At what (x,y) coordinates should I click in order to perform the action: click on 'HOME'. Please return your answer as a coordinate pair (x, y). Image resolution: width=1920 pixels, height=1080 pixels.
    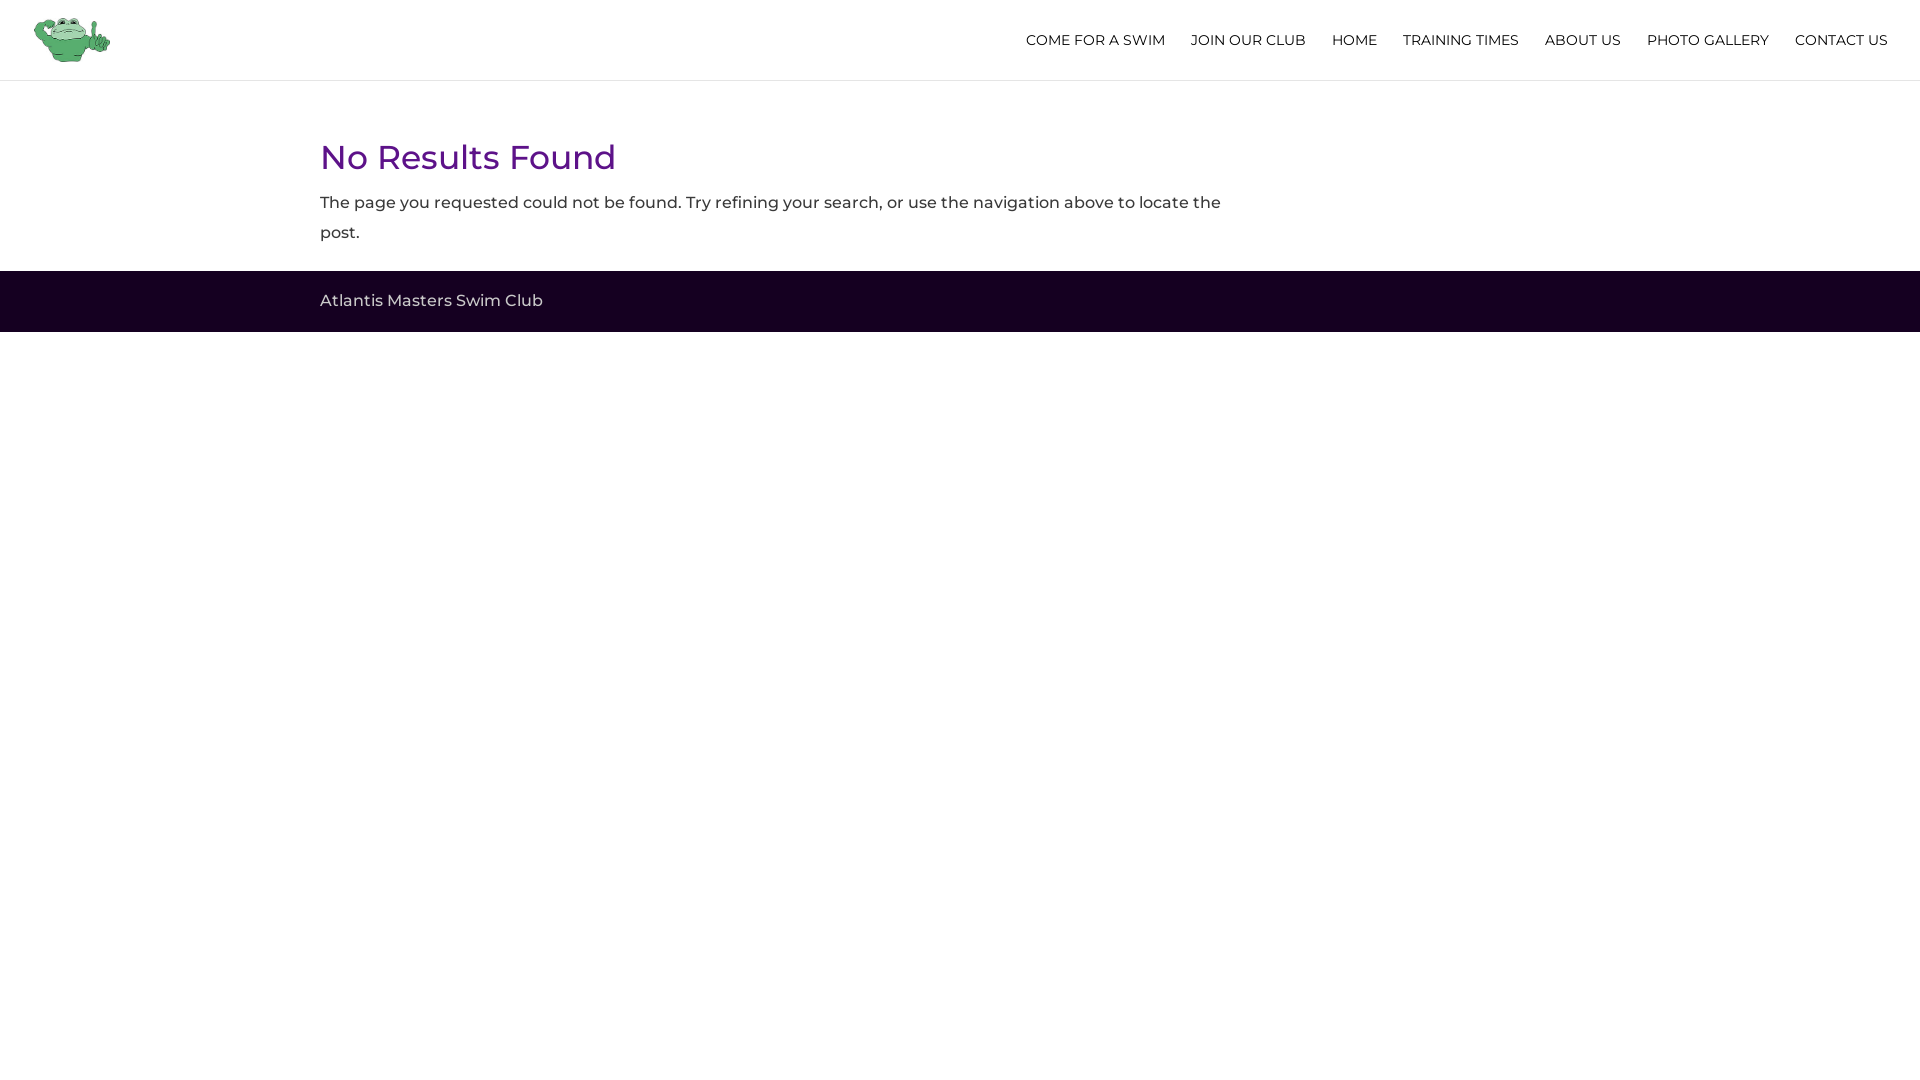
    Looking at the image, I should click on (1354, 55).